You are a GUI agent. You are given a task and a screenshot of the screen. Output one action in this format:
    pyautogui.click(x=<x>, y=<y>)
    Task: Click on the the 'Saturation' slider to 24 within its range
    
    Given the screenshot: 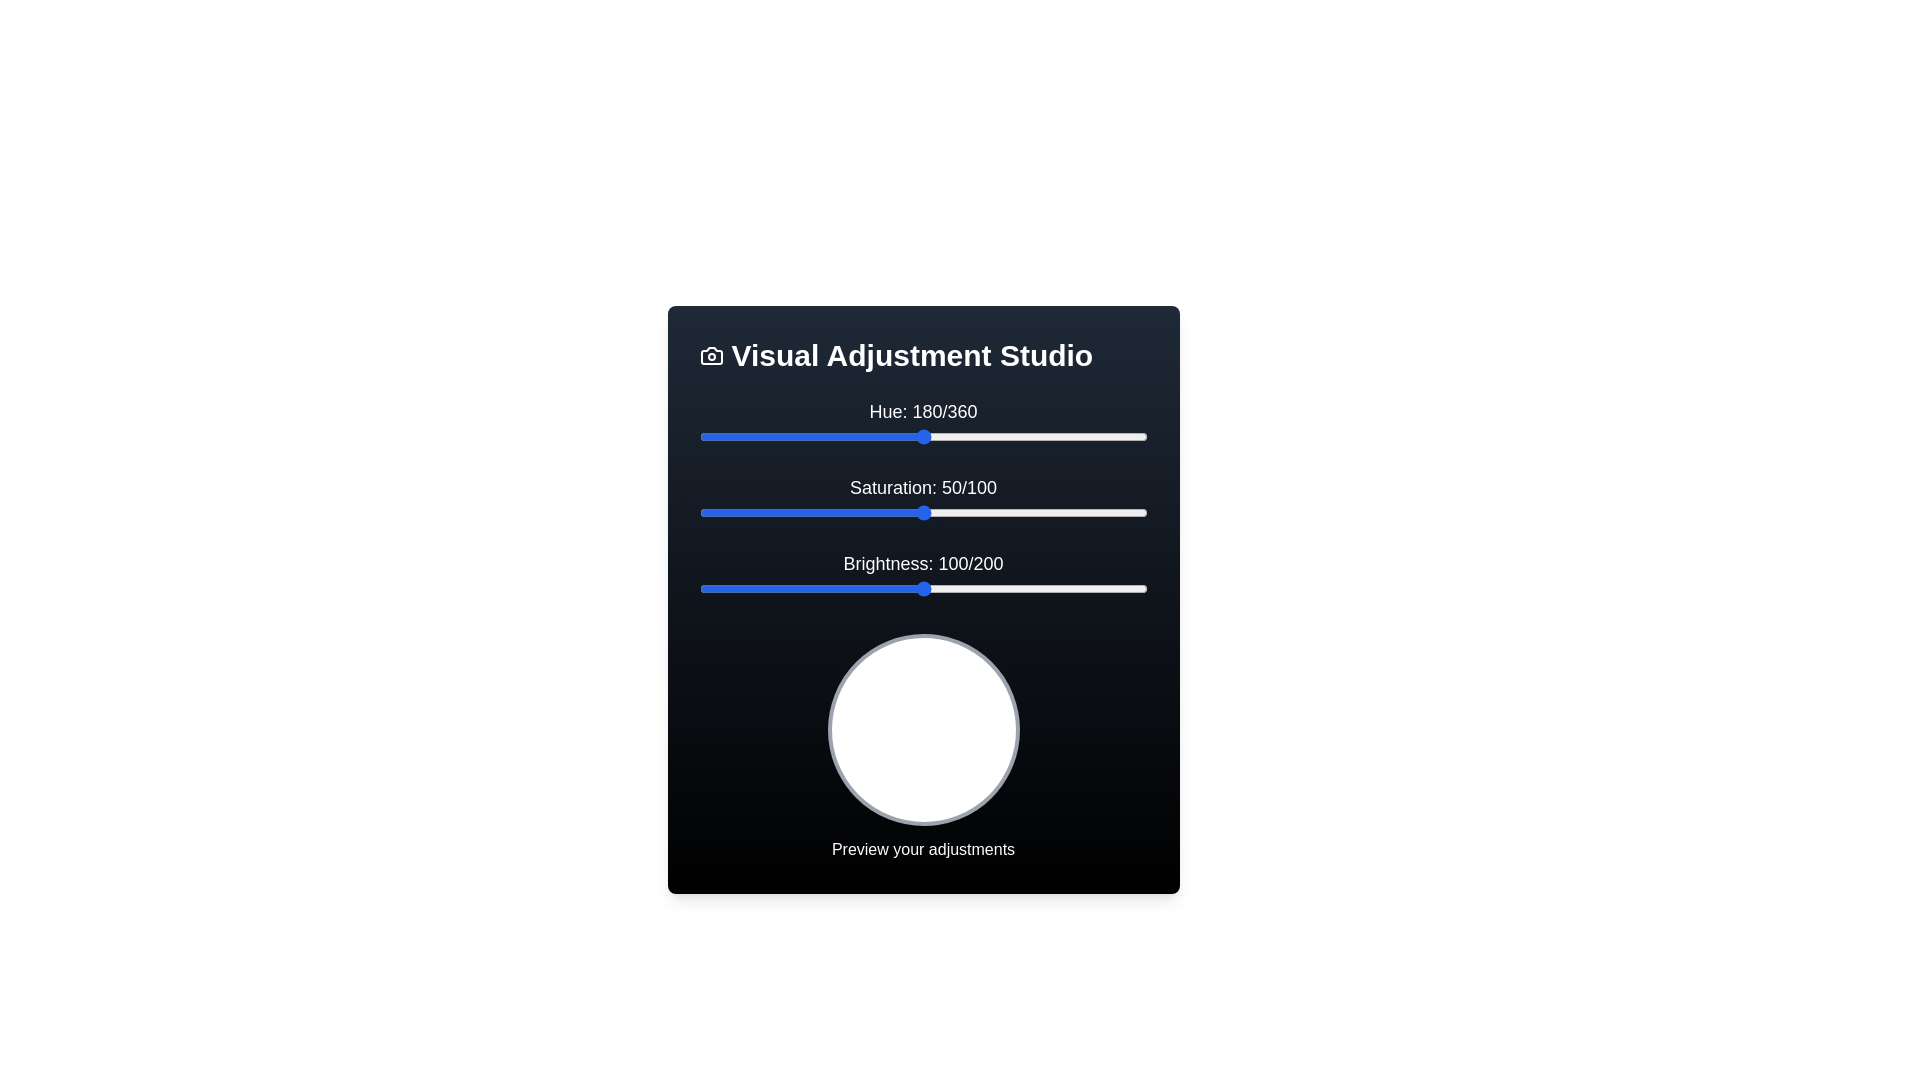 What is the action you would take?
    pyautogui.click(x=806, y=512)
    